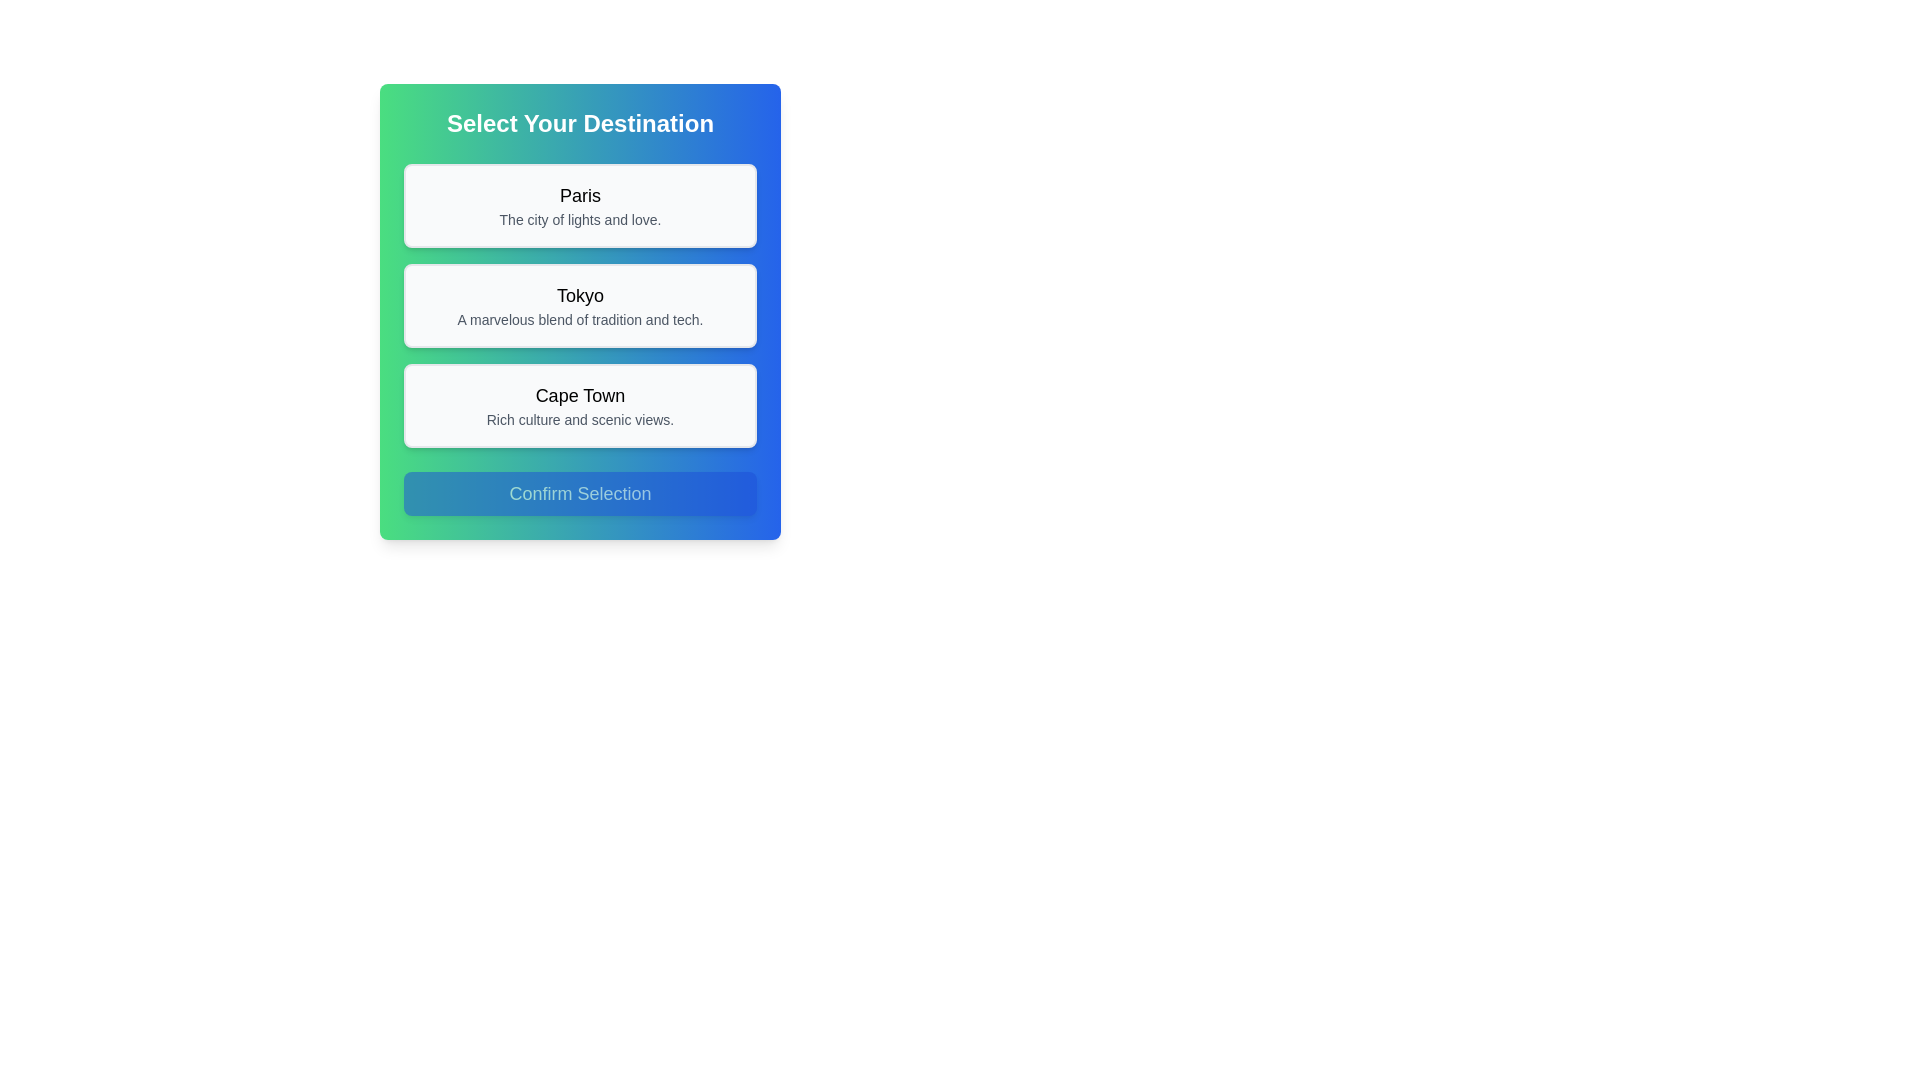  I want to click on the list item presenting the title 'Cape Town', so click(579, 405).